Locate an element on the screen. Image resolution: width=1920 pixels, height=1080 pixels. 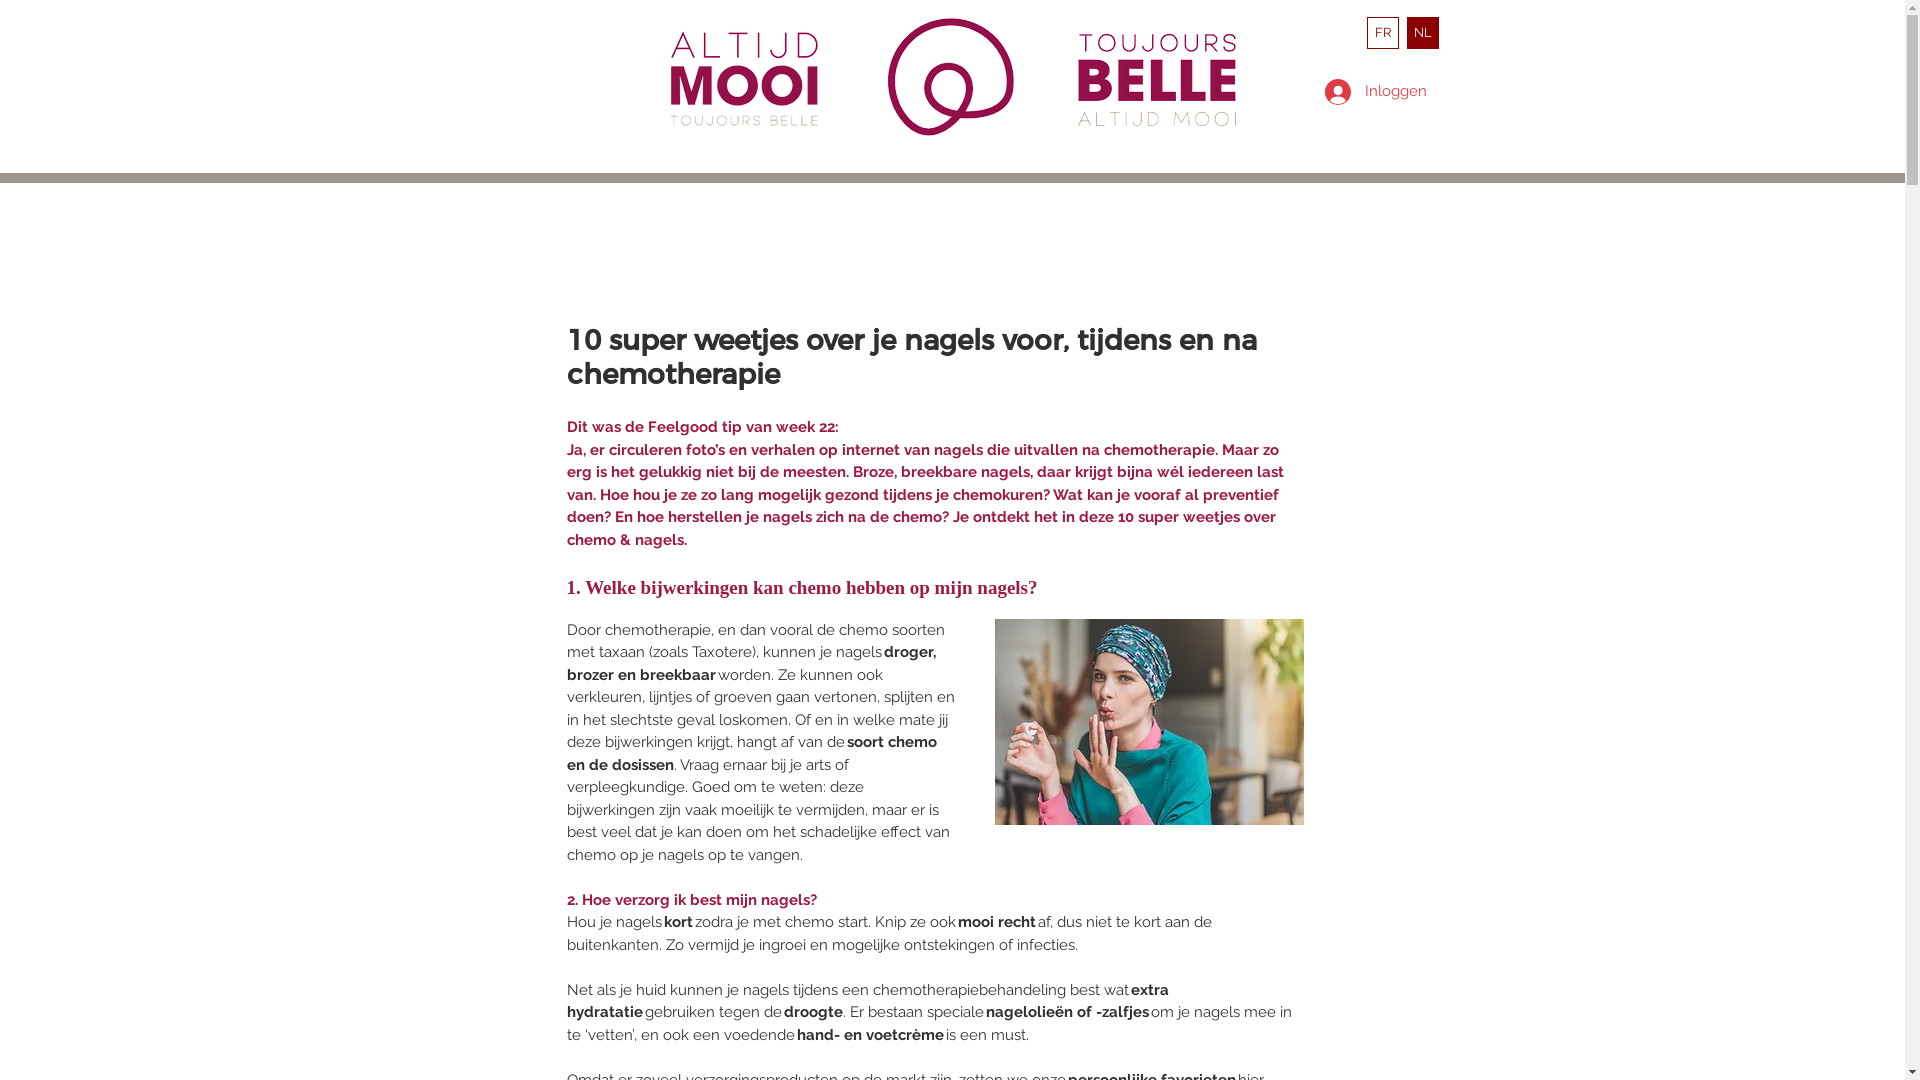
'NL' is located at coordinates (1420, 33).